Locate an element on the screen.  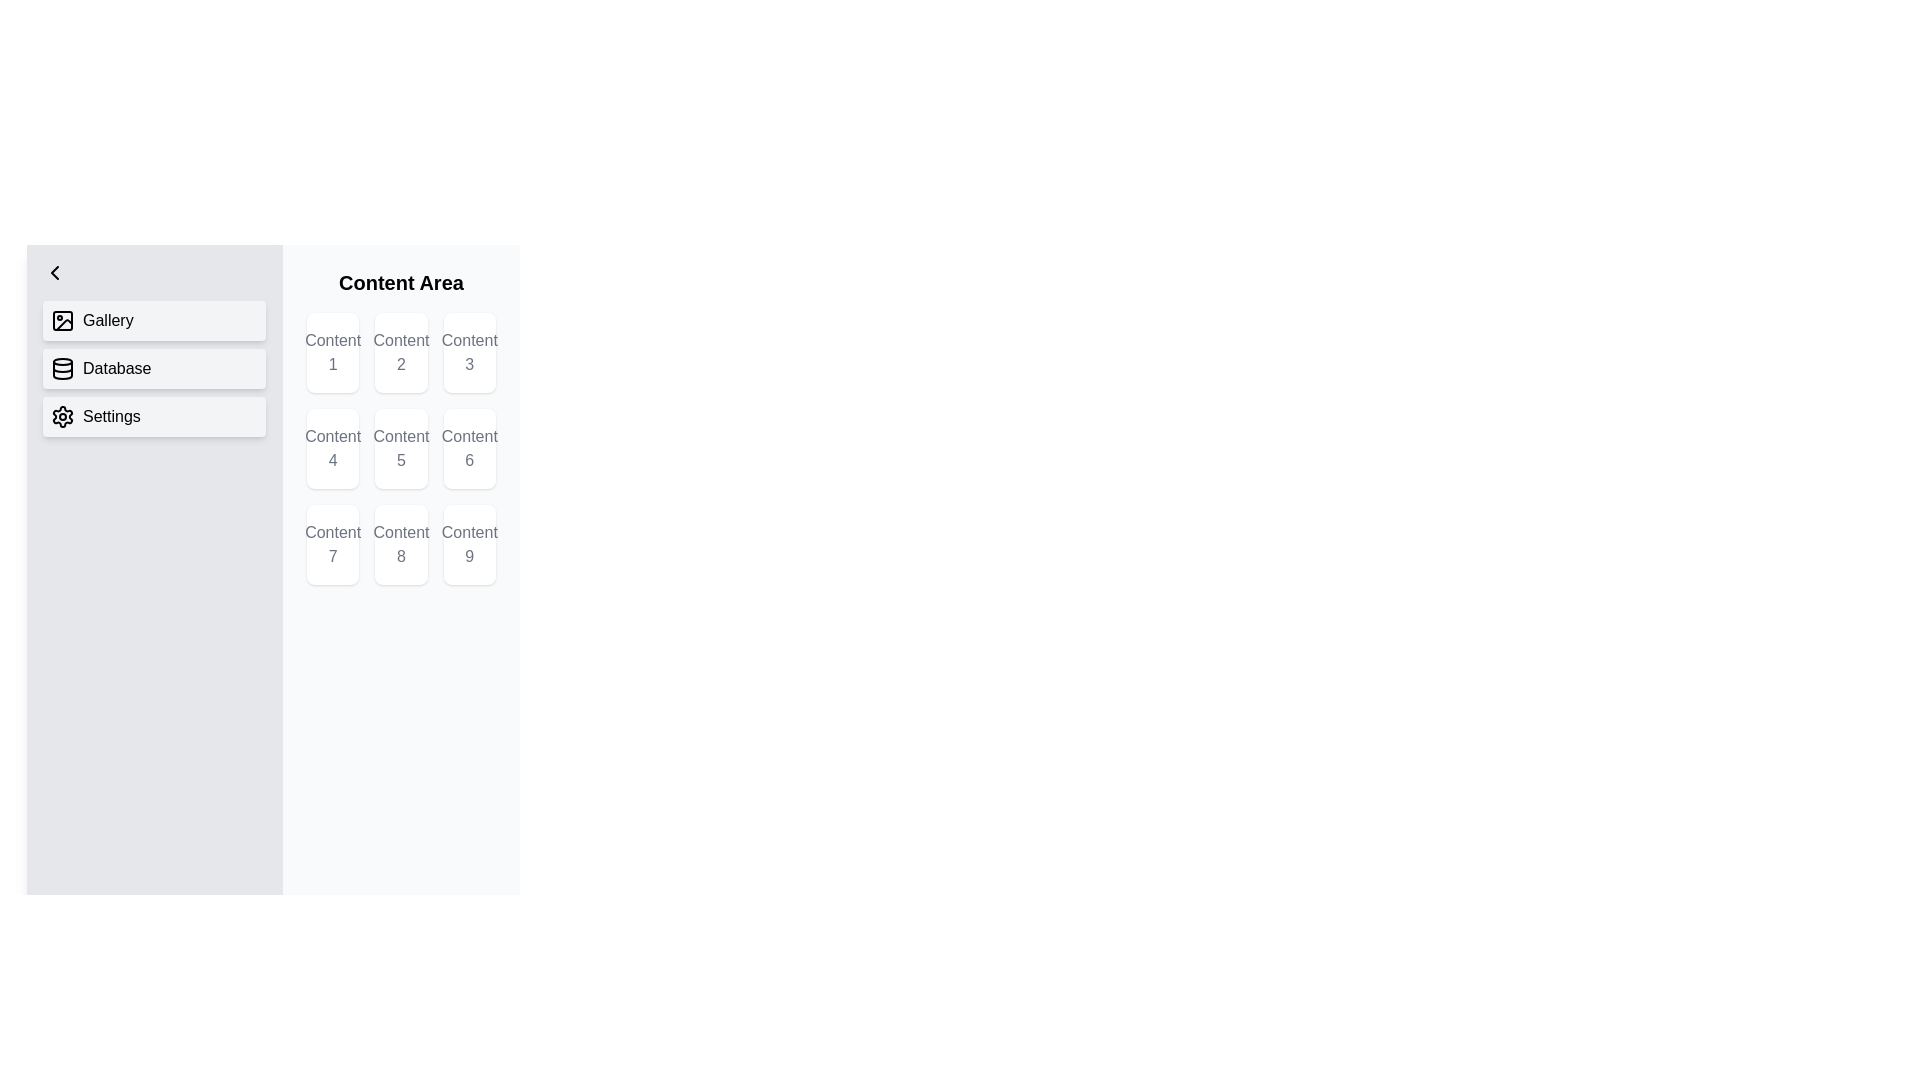
the database icon that visually represents the 'Database' menu item, enhancing user recognition and navigation is located at coordinates (62, 369).